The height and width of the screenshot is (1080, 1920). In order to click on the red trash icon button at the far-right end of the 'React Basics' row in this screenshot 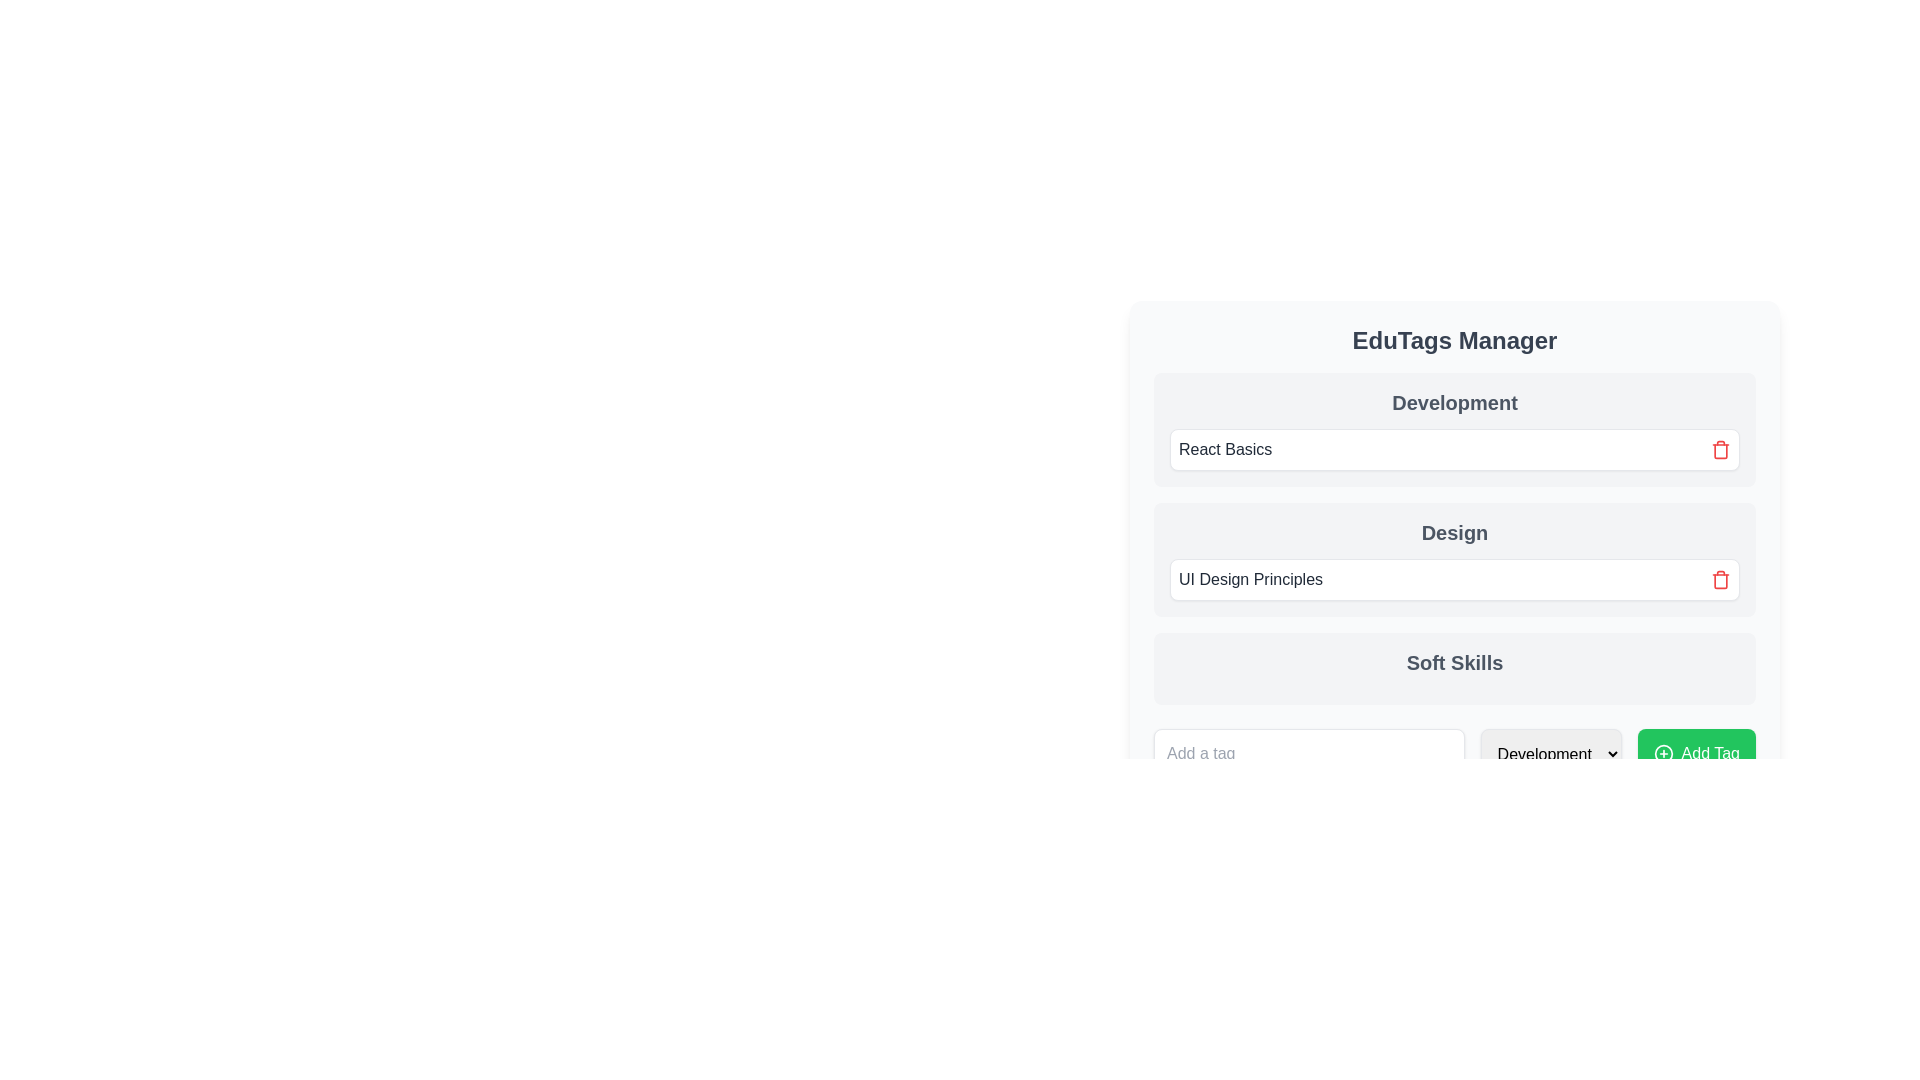, I will do `click(1720, 450)`.